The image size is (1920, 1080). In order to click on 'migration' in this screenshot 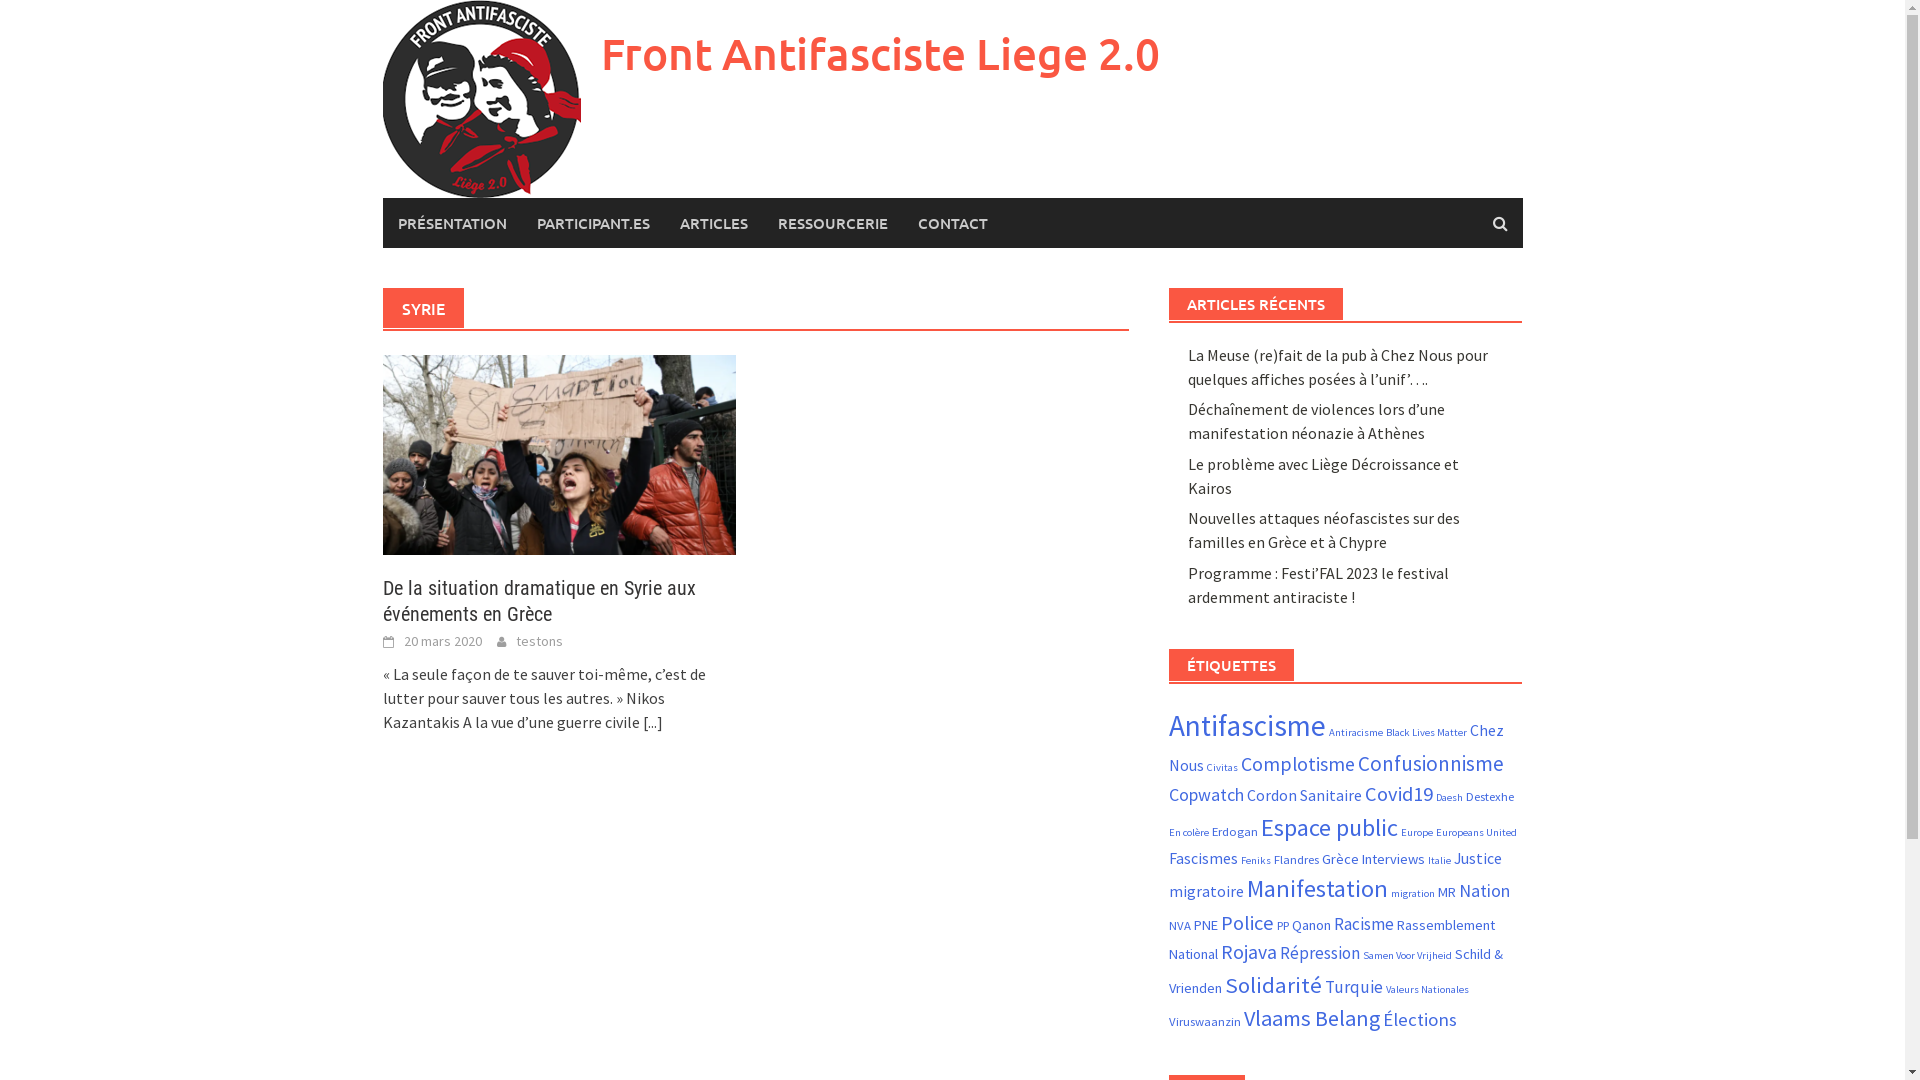, I will do `click(1411, 892)`.